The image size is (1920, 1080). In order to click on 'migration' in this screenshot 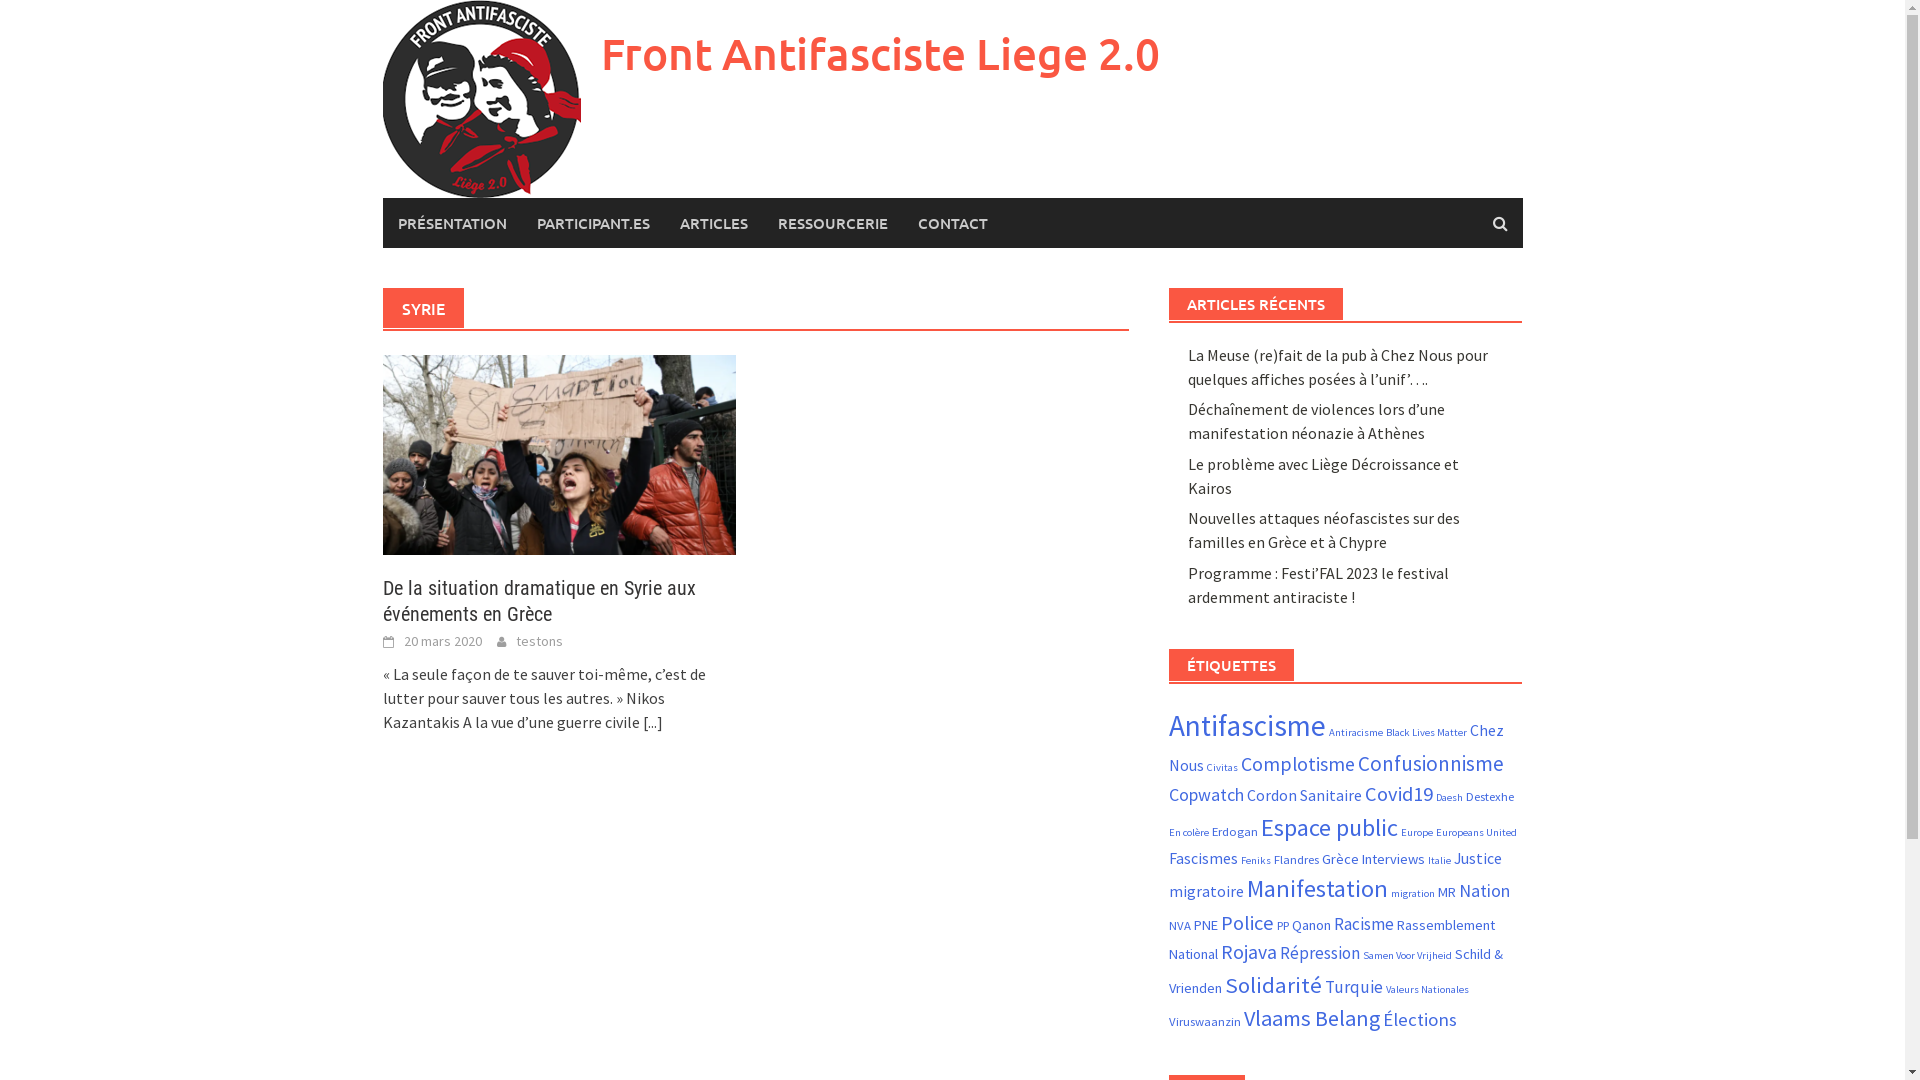, I will do `click(1411, 892)`.